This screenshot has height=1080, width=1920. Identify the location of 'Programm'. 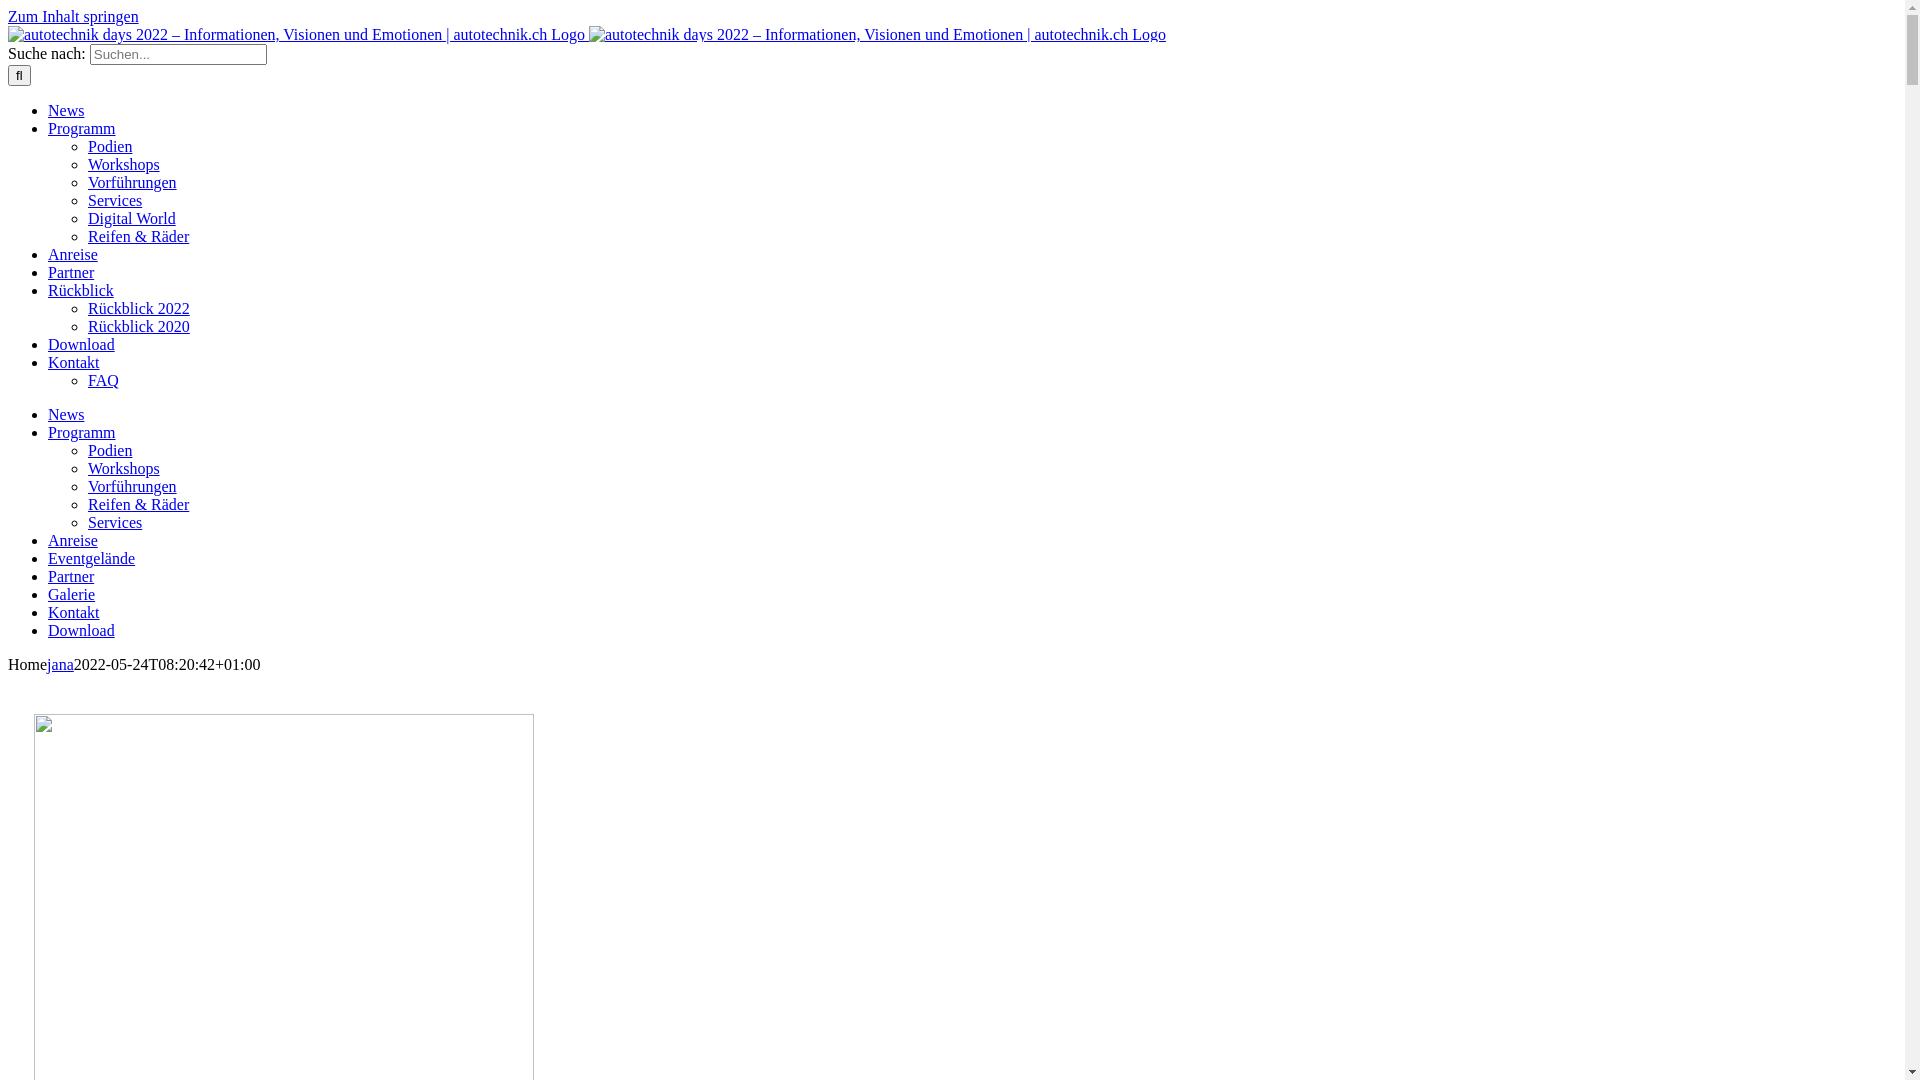
(80, 431).